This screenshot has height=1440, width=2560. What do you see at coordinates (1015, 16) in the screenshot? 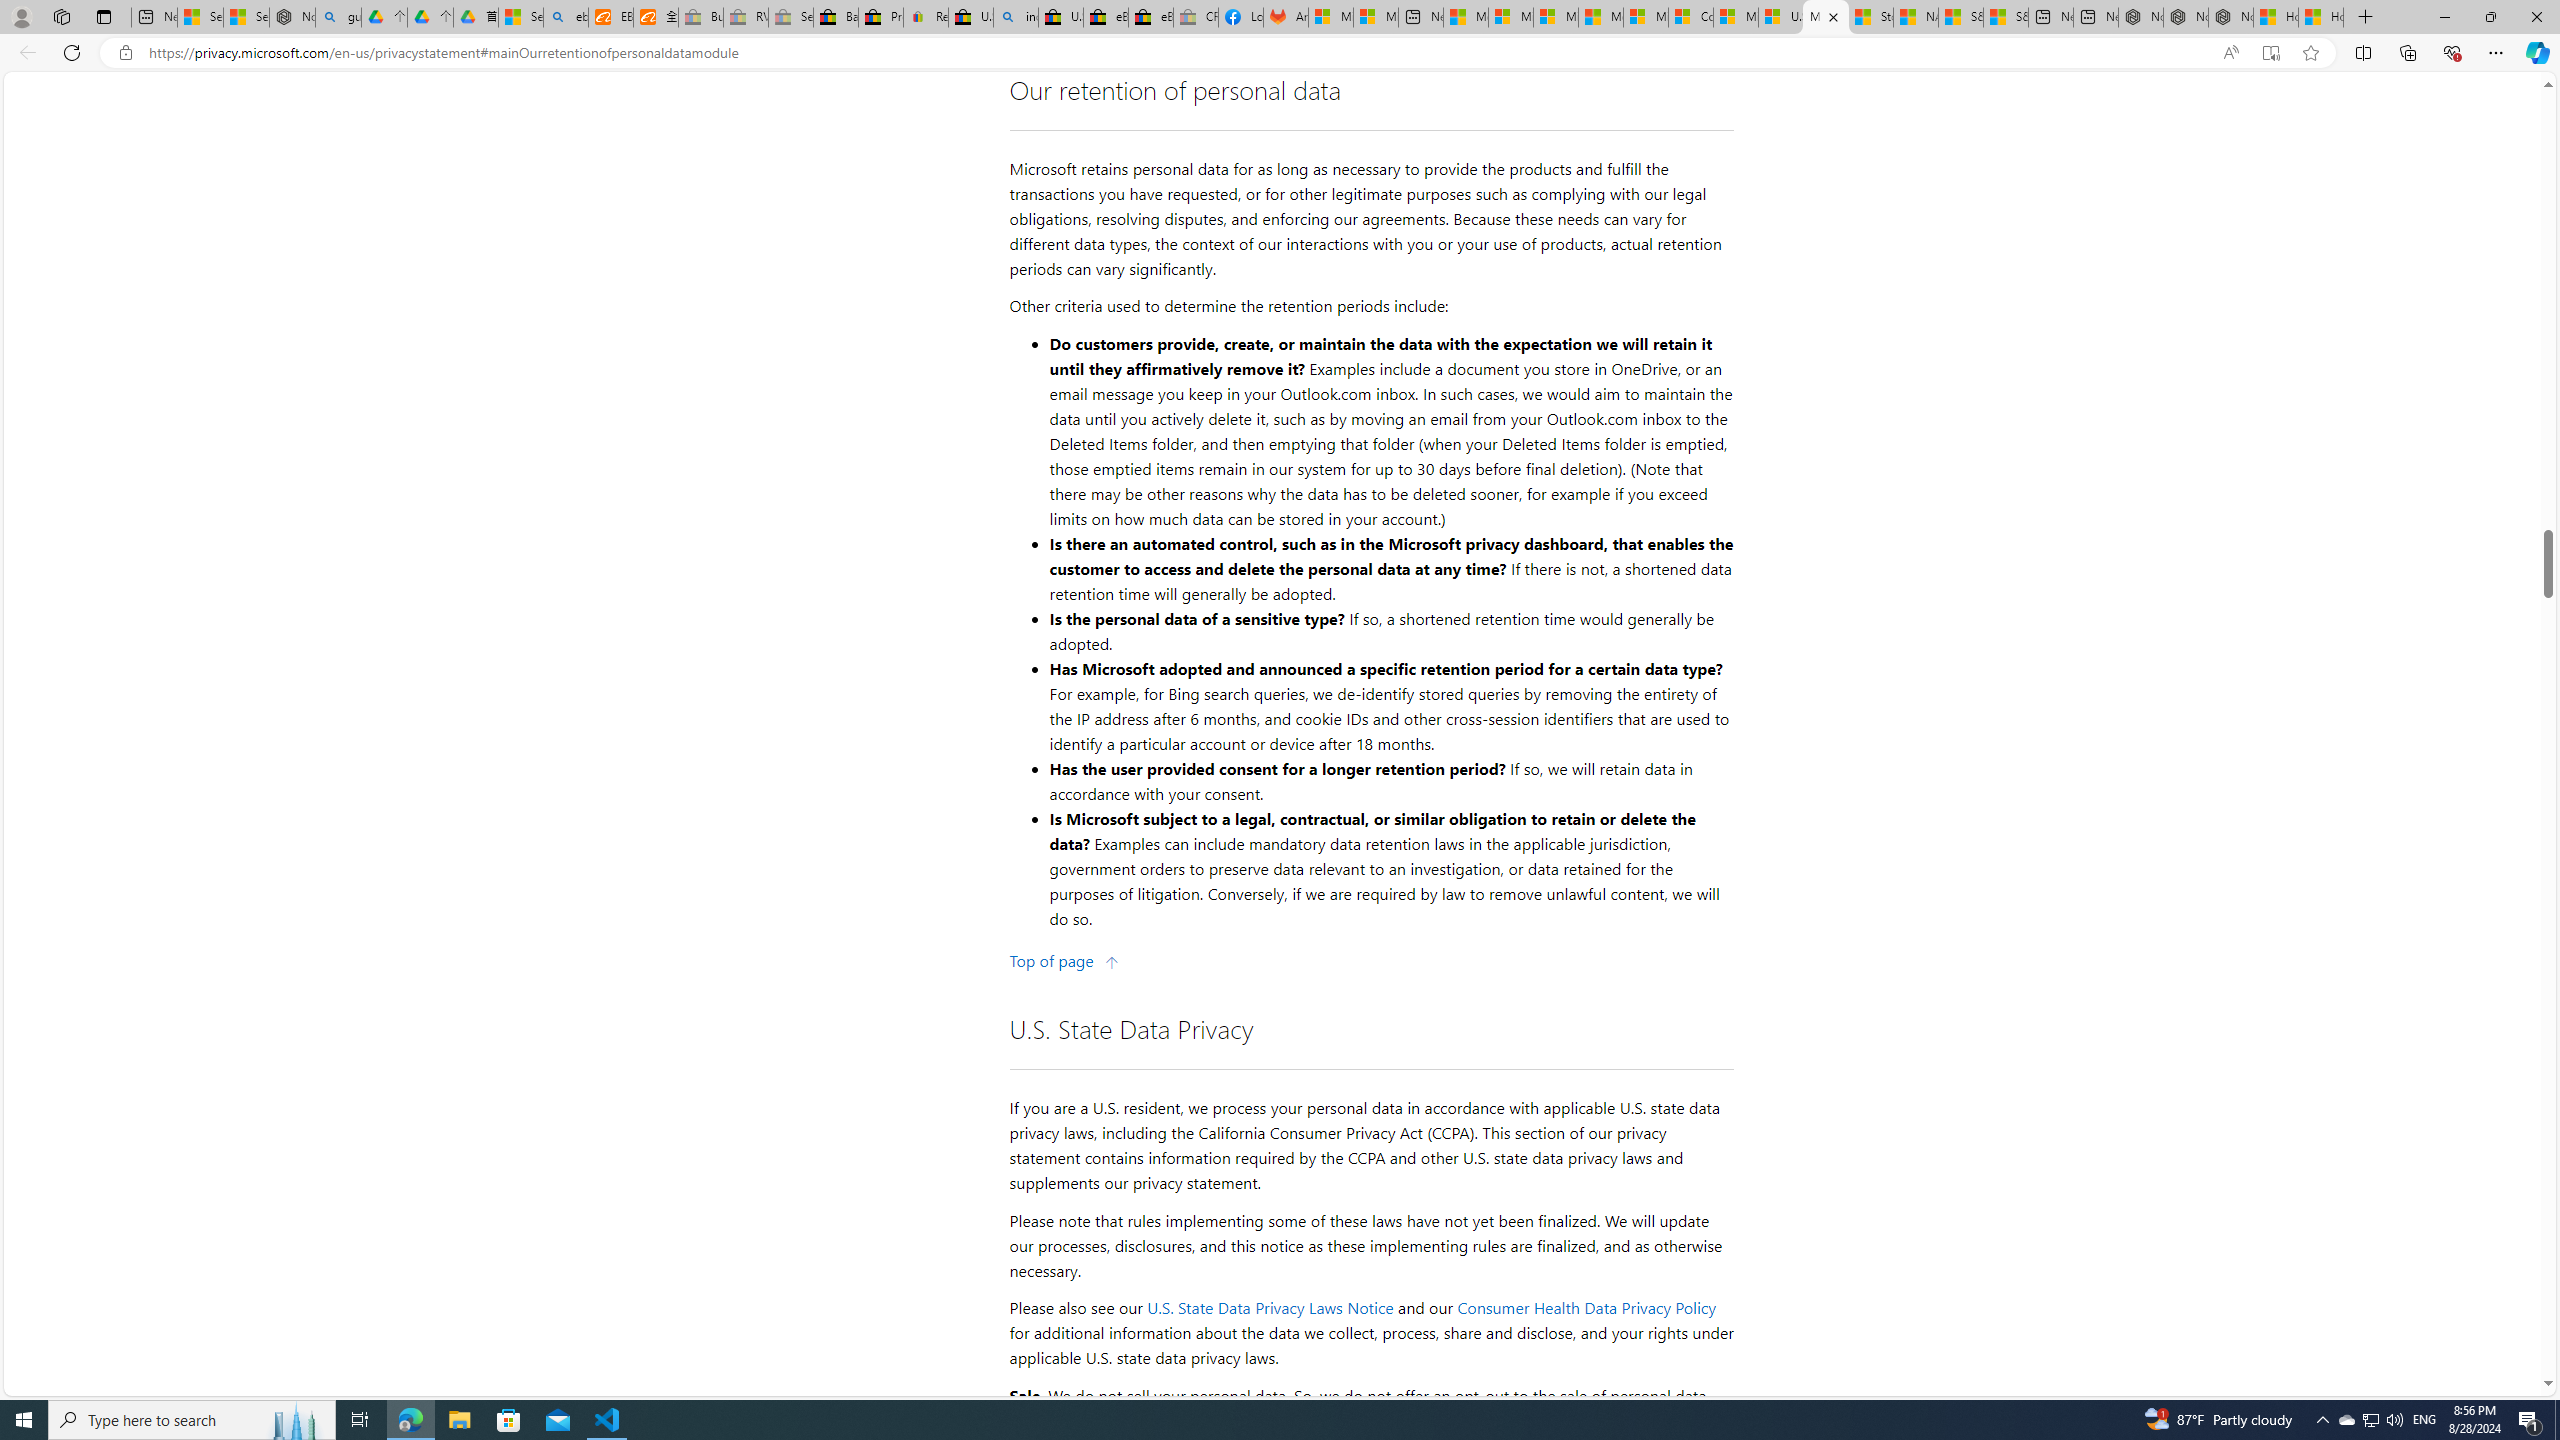
I see `'including - Search'` at bounding box center [1015, 16].